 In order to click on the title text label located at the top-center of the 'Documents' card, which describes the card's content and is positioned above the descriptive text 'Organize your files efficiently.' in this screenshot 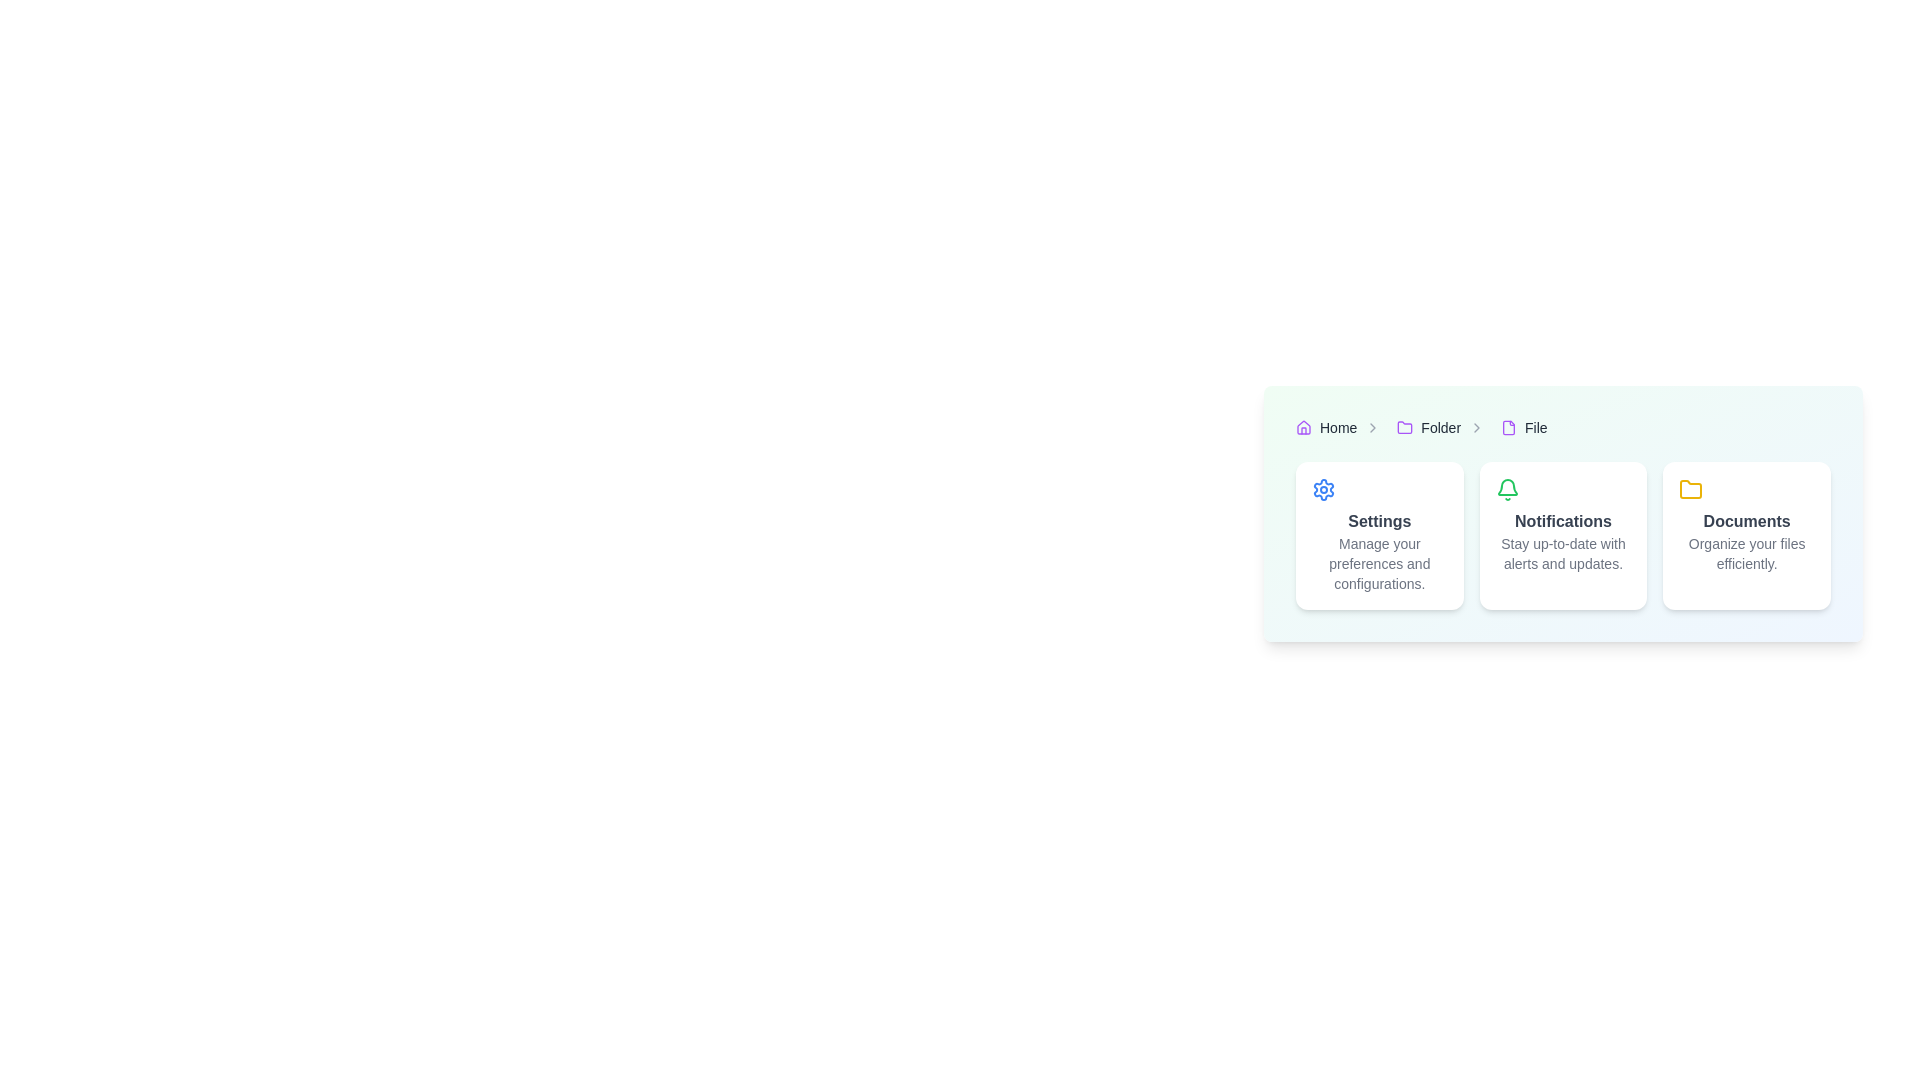, I will do `click(1746, 520)`.